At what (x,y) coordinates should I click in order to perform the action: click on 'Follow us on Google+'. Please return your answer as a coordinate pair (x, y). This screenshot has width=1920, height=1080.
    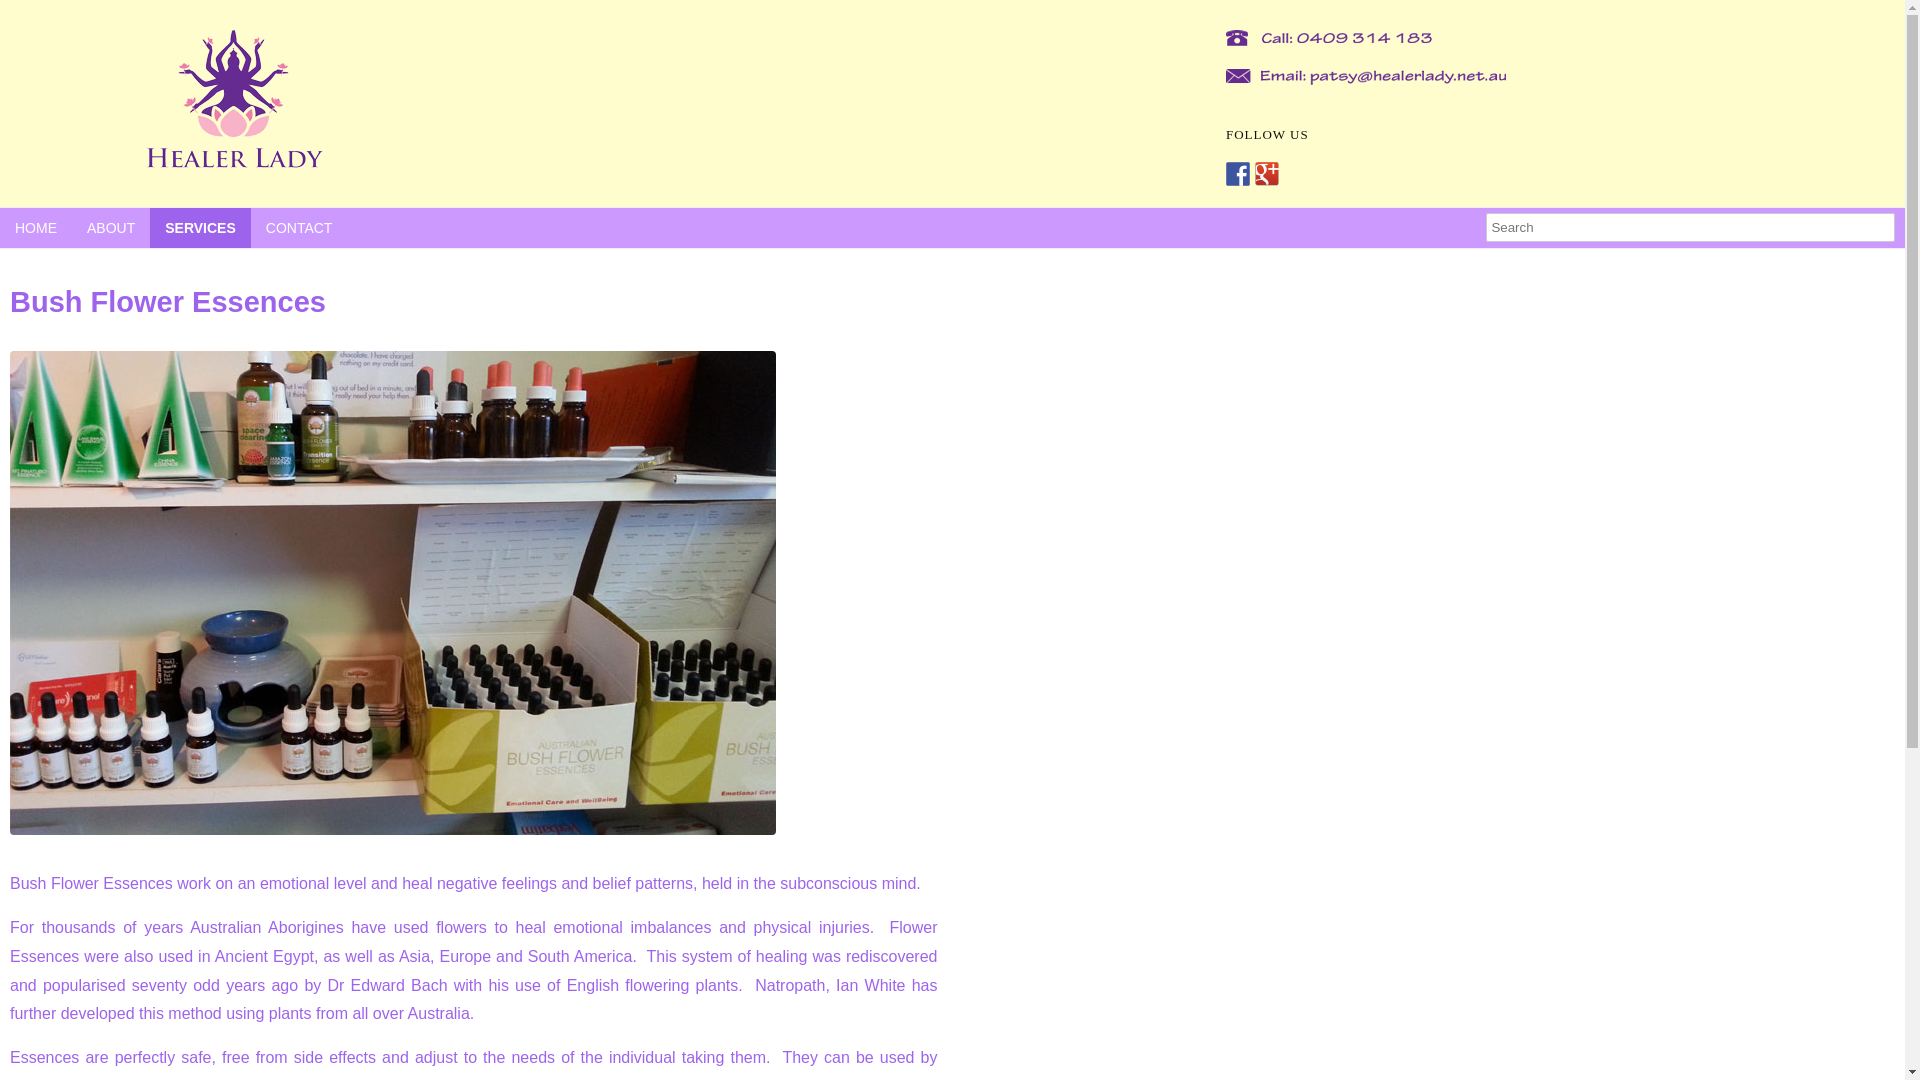
    Looking at the image, I should click on (1266, 172).